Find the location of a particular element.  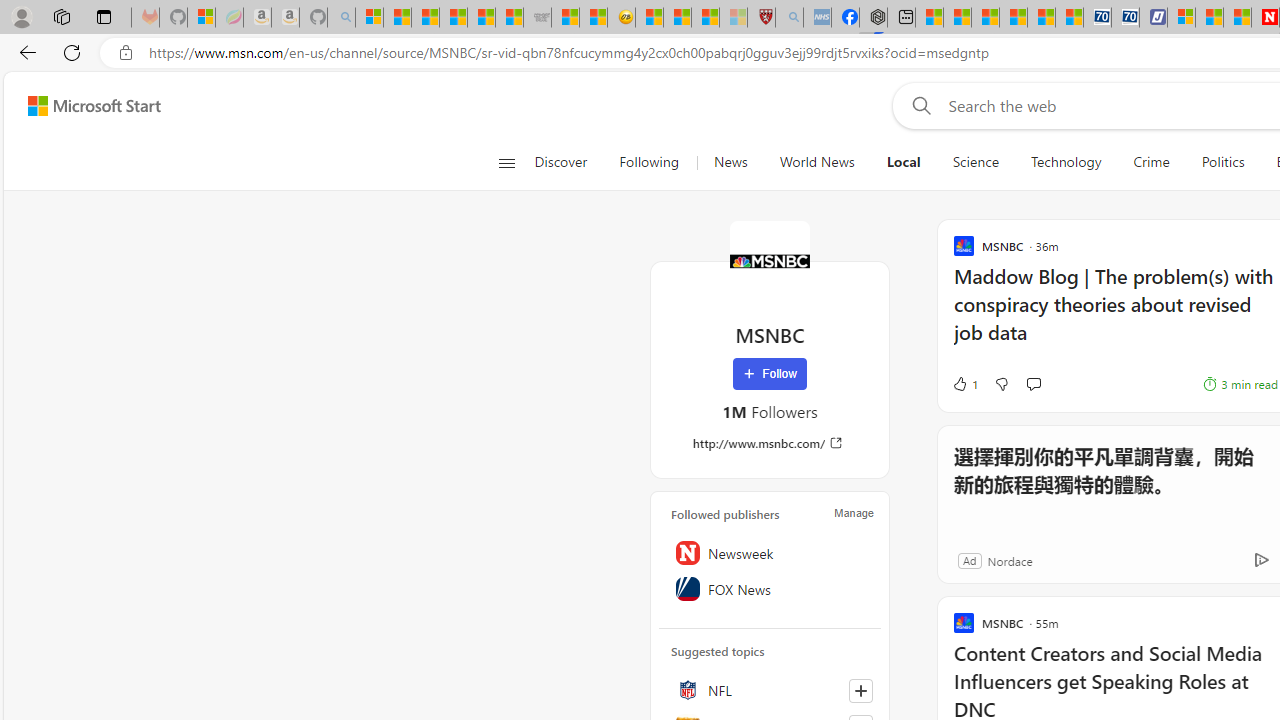

'World News' is located at coordinates (817, 162).